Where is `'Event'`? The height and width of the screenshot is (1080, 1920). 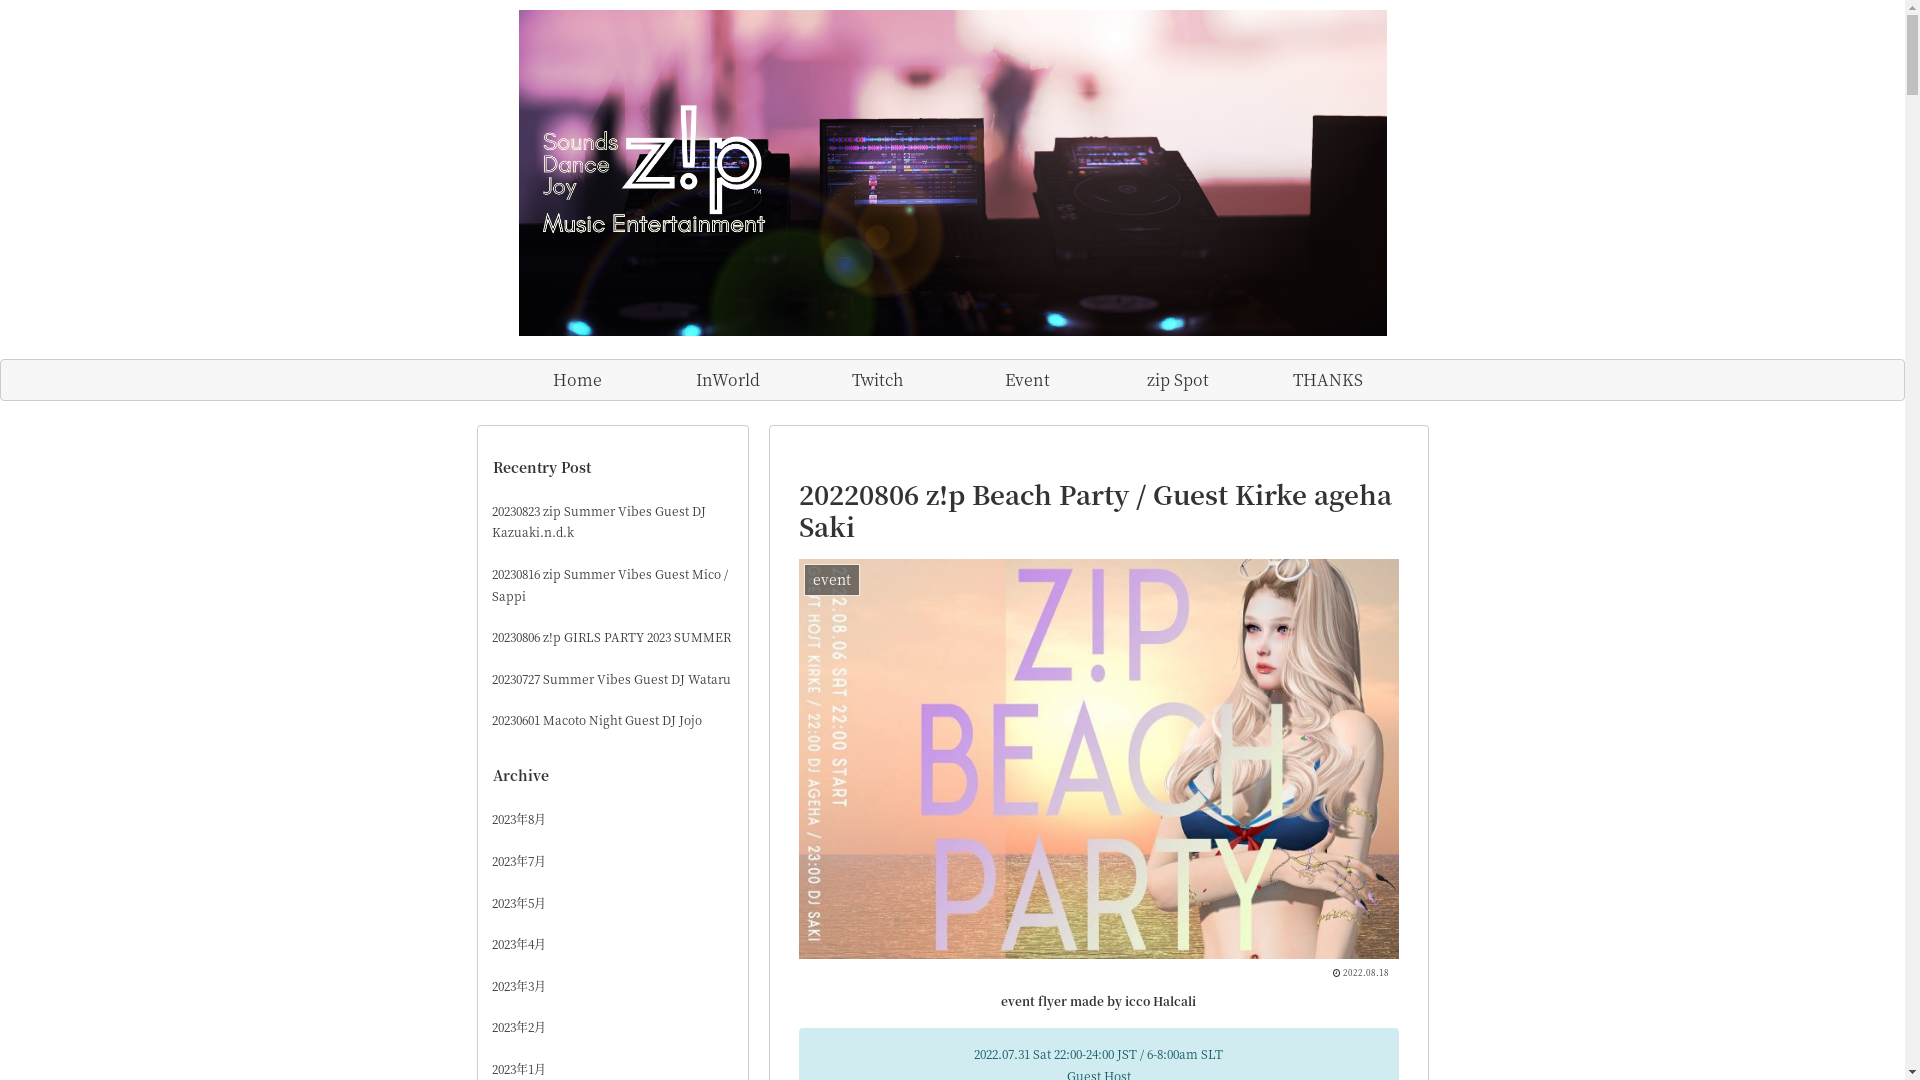 'Event' is located at coordinates (1027, 380).